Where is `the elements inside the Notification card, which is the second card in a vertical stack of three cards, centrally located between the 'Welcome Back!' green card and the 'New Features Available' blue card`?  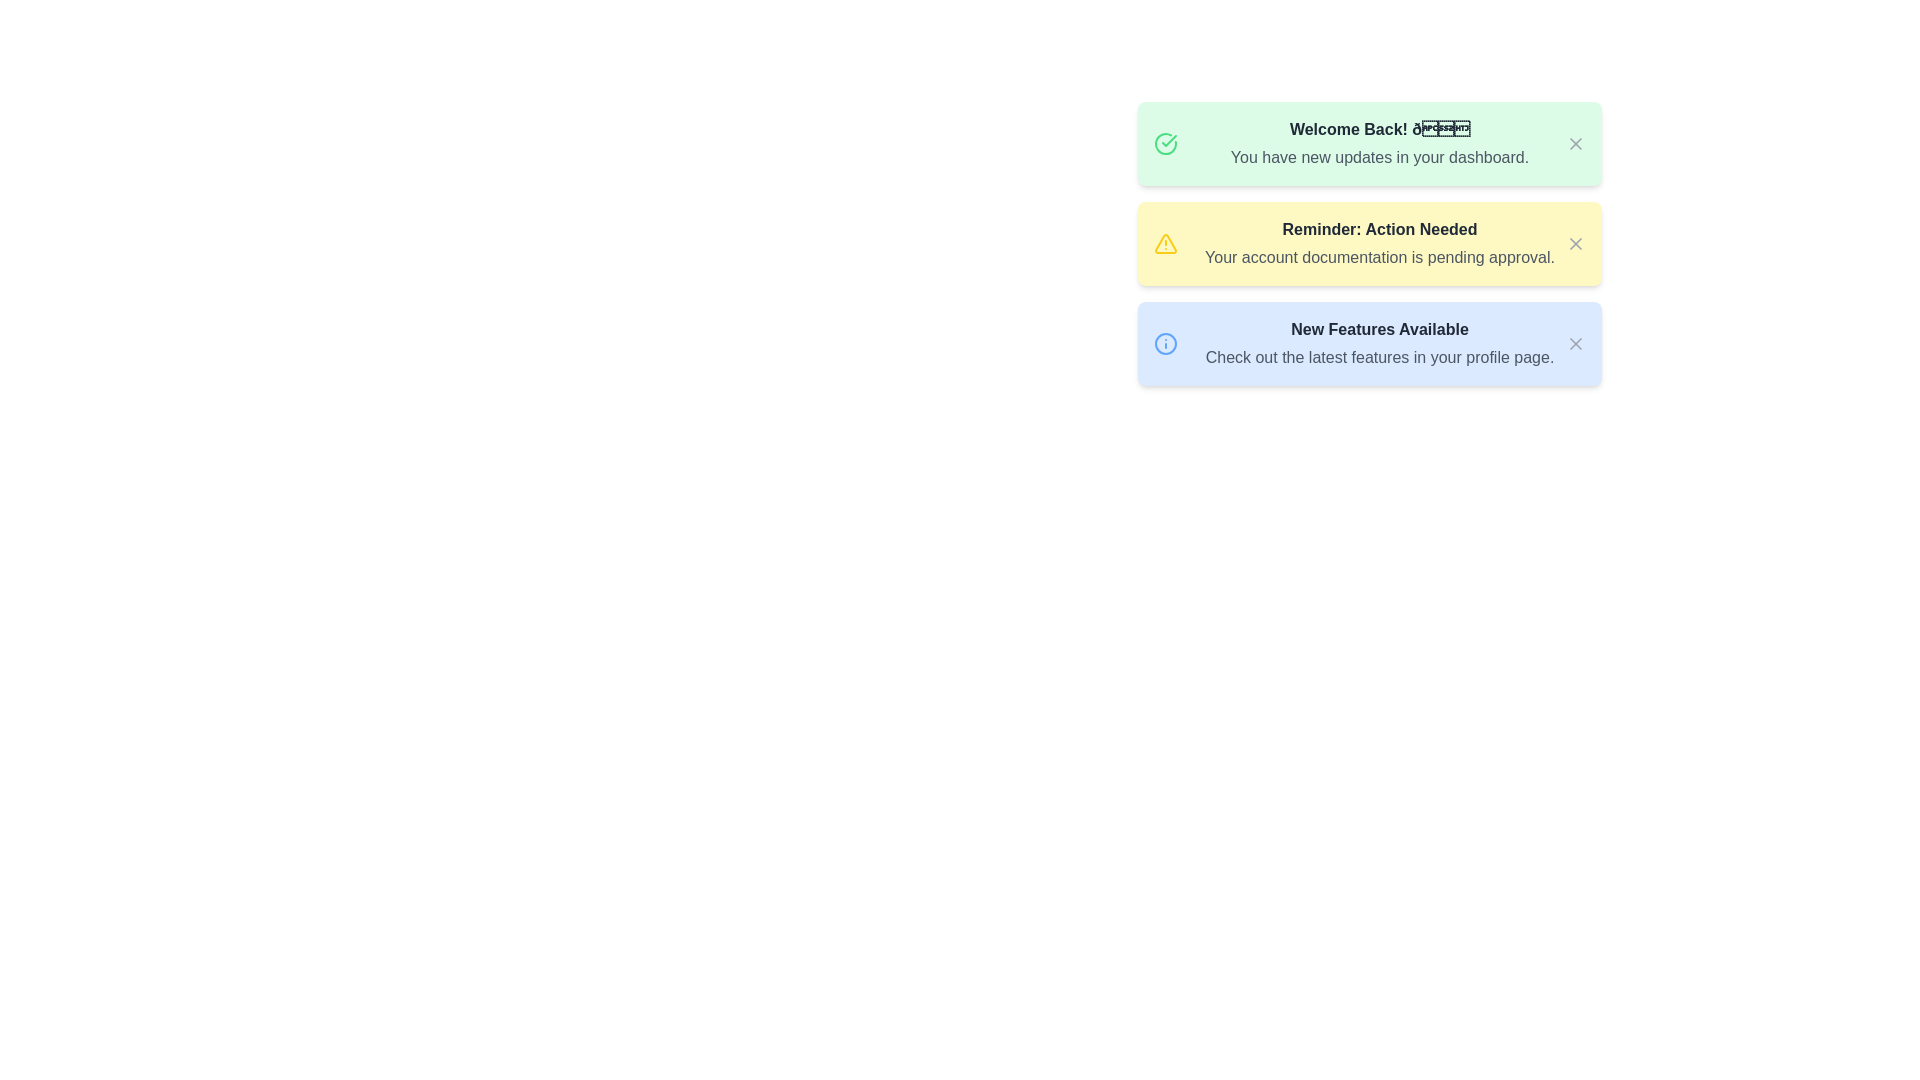
the elements inside the Notification card, which is the second card in a vertical stack of three cards, centrally located between the 'Welcome Back!' green card and the 'New Features Available' blue card is located at coordinates (1368, 242).